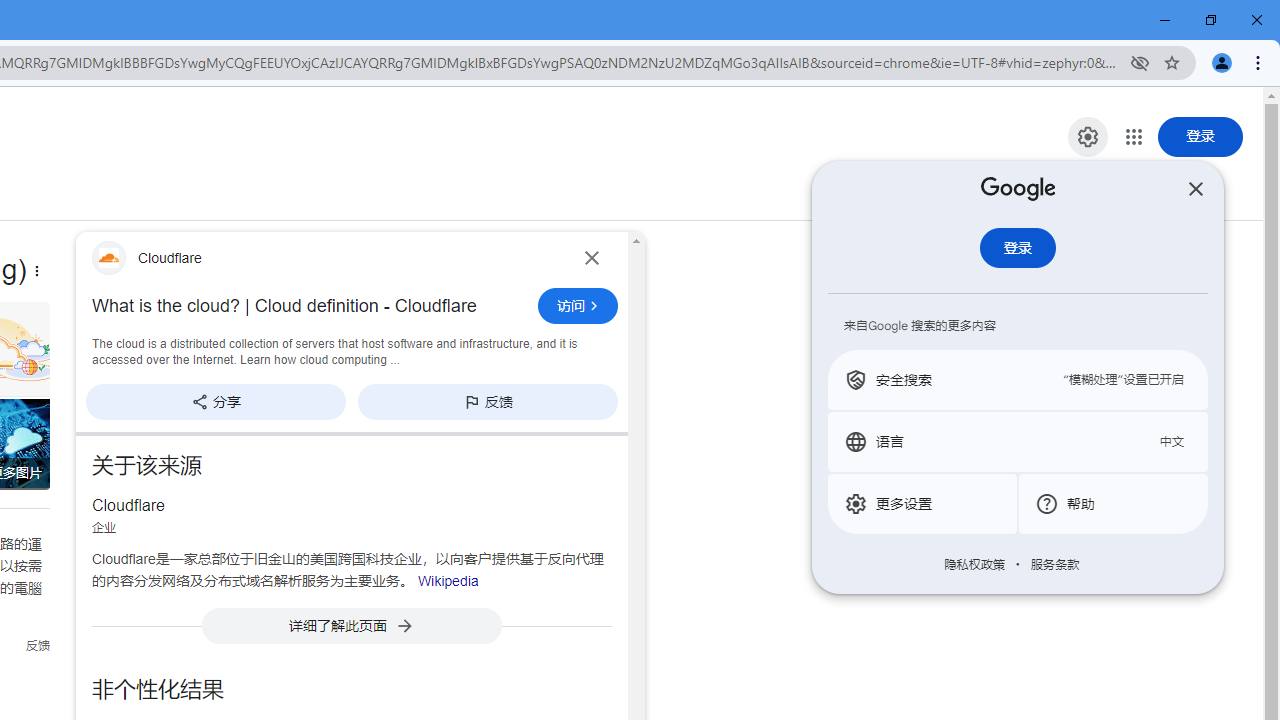 The width and height of the screenshot is (1280, 720). What do you see at coordinates (308, 306) in the screenshot?
I see `'What is the cloud? | Cloud definition - Cloudflare'` at bounding box center [308, 306].